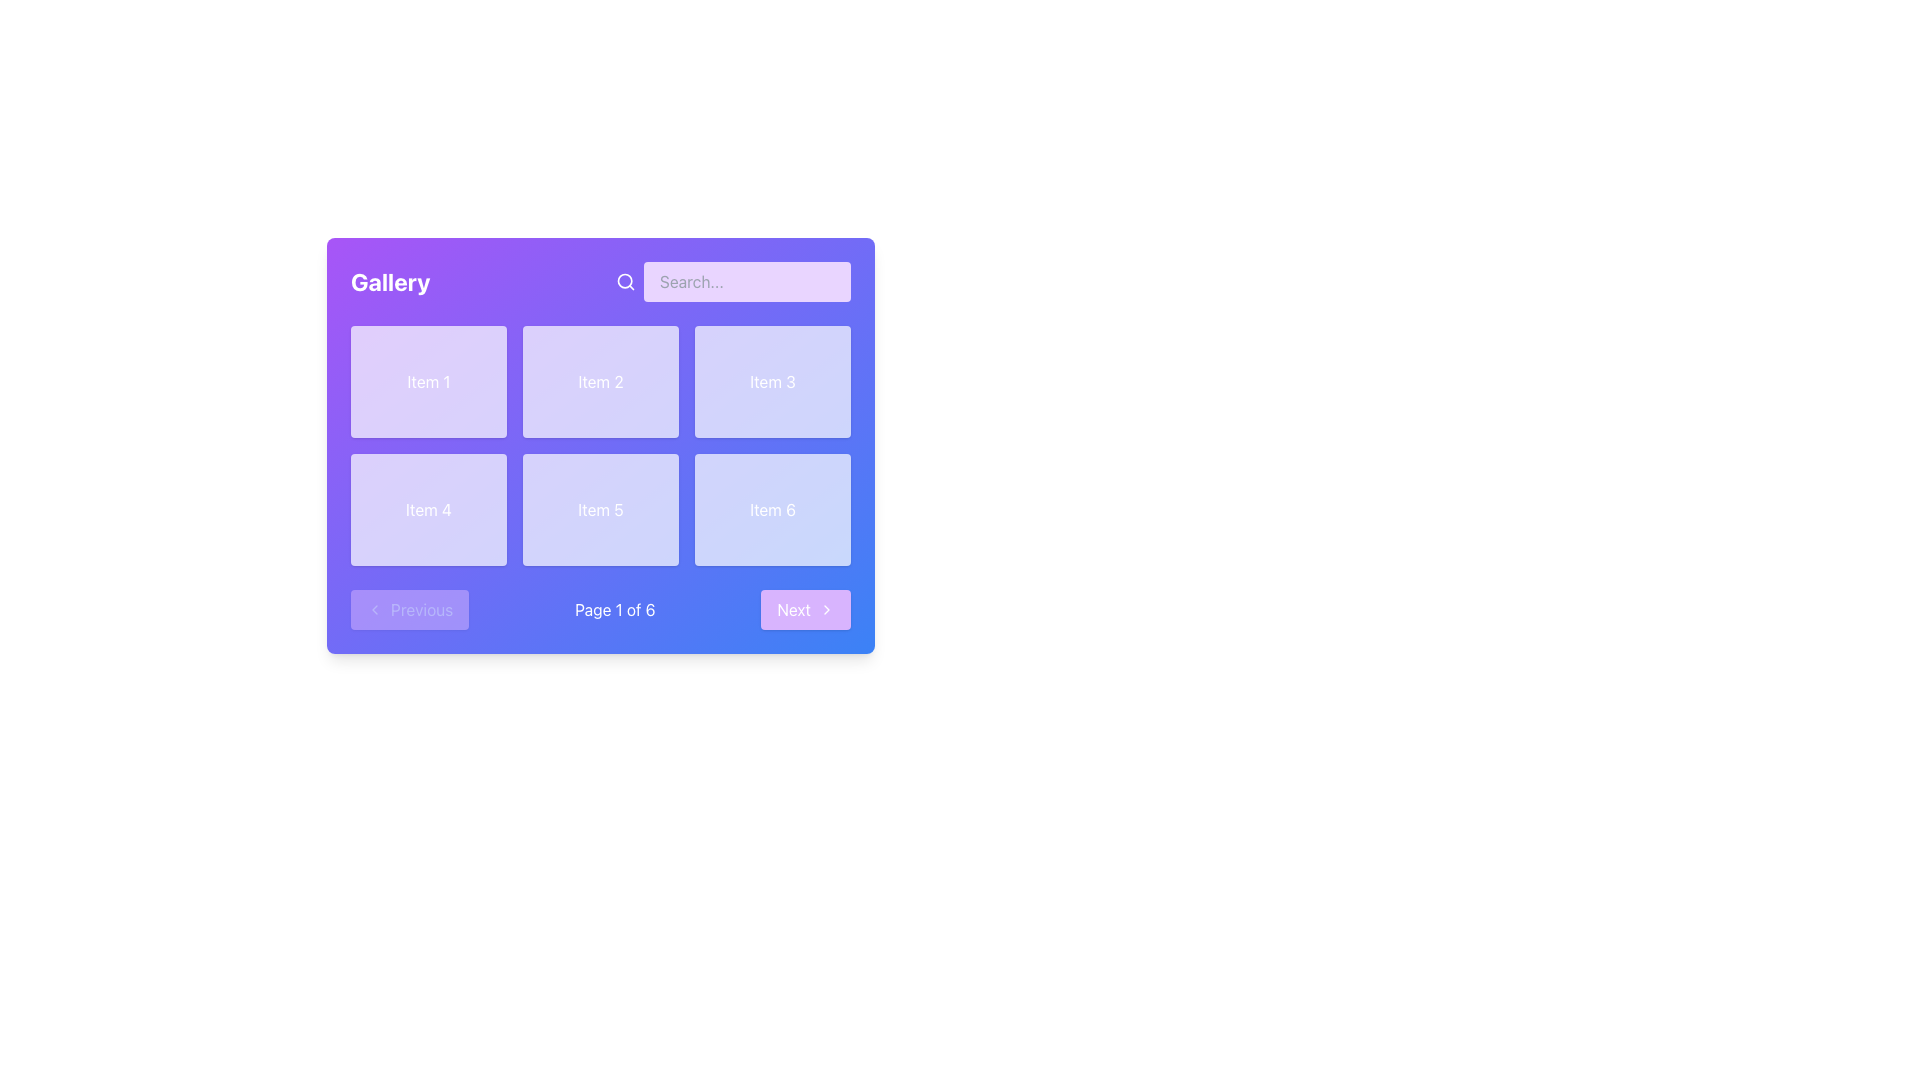 The height and width of the screenshot is (1080, 1920). What do you see at coordinates (771, 508) in the screenshot?
I see `the 'Item 6' text label element, which is displayed in a white rounded rectangular box with a glowing effect, located in the lower-right section of the grid layout` at bounding box center [771, 508].